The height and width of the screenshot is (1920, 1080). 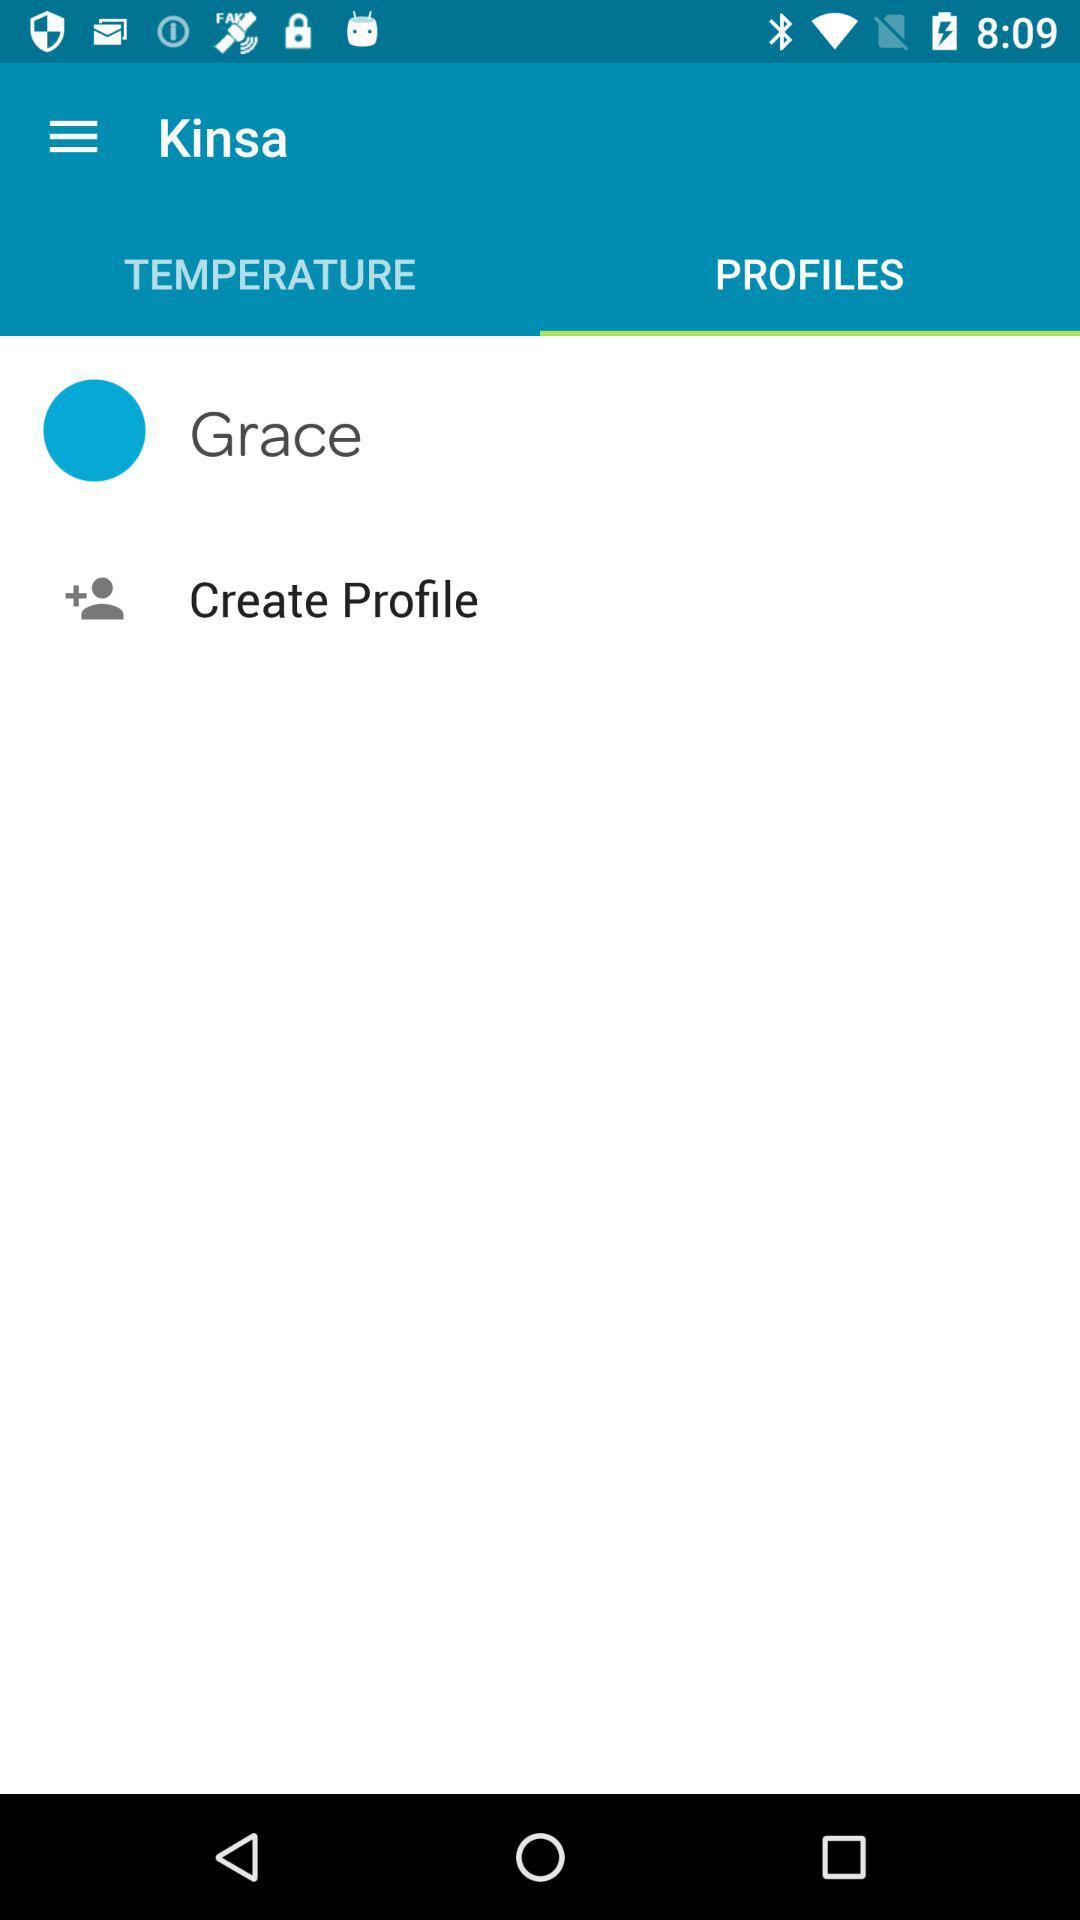 What do you see at coordinates (72, 135) in the screenshot?
I see `the app to the left of the kinsa app` at bounding box center [72, 135].